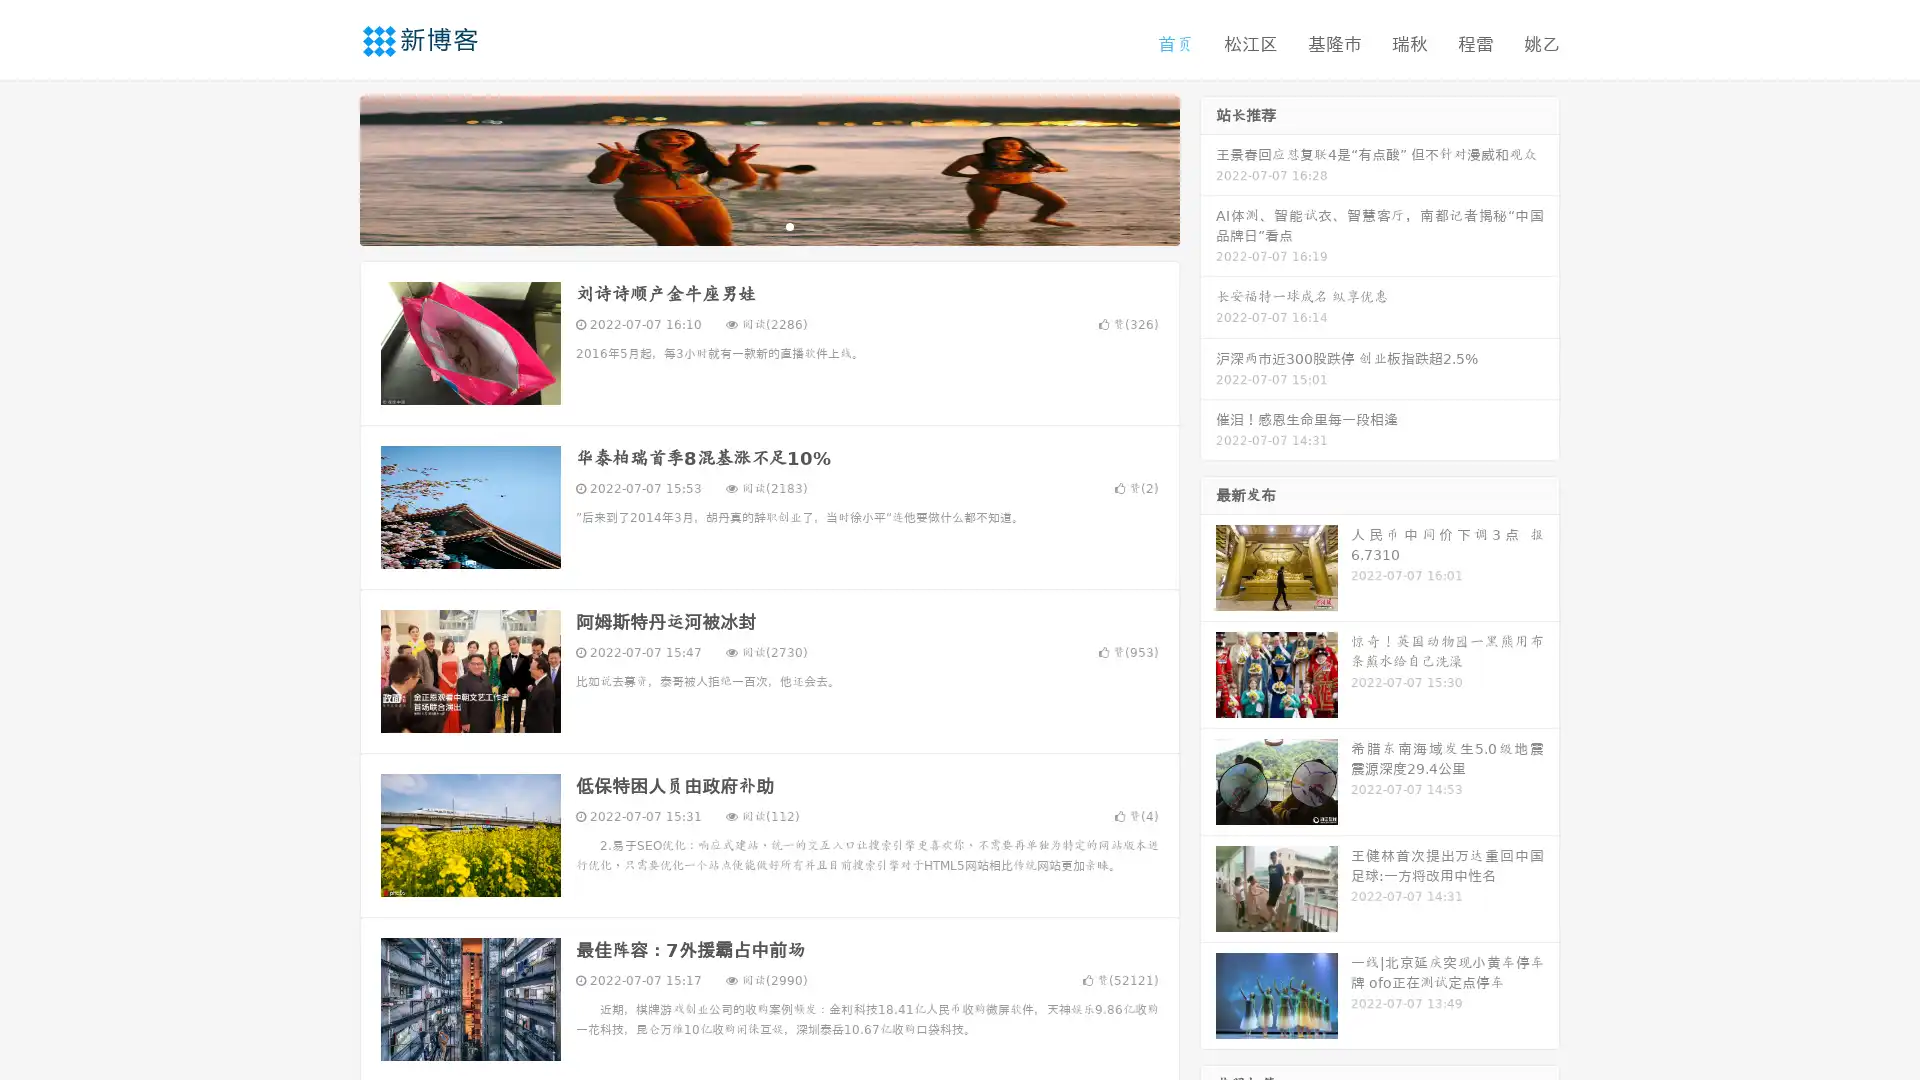 The width and height of the screenshot is (1920, 1080). I want to click on Previous slide, so click(330, 168).